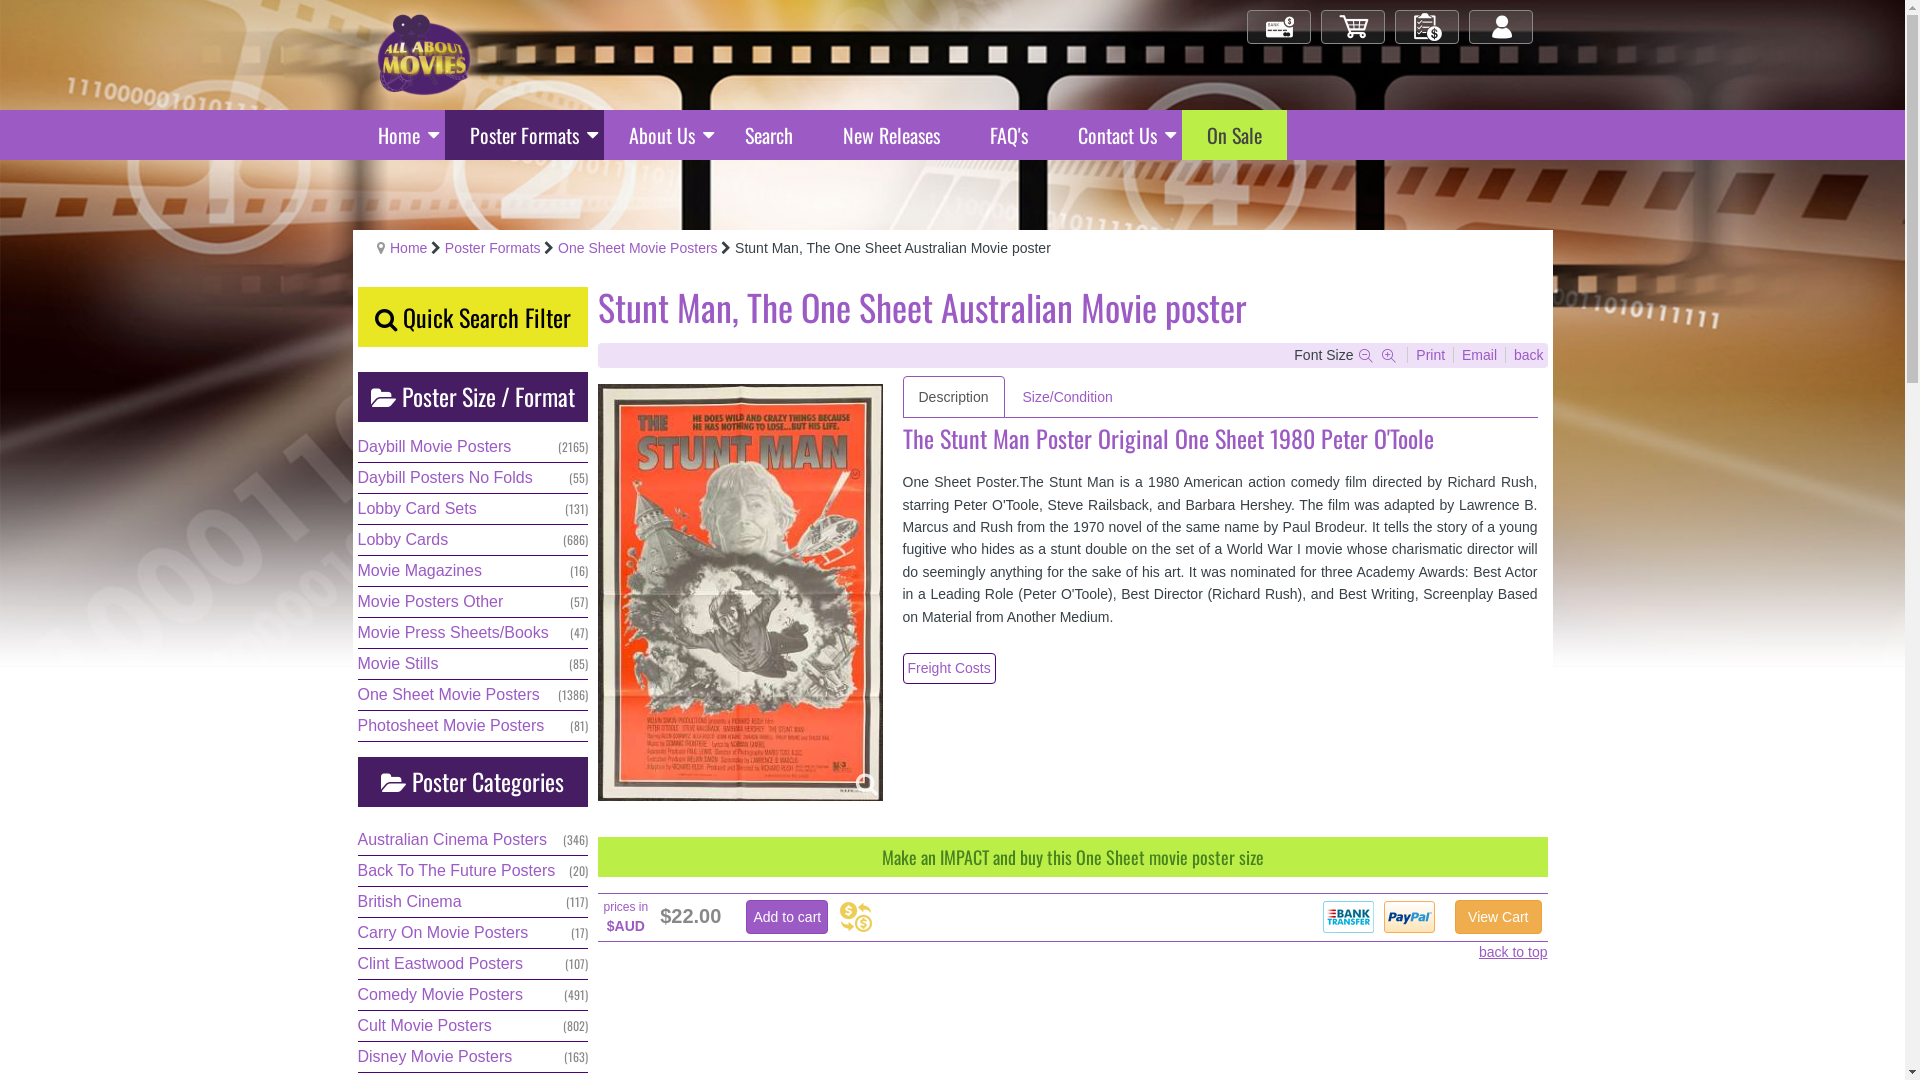 The image size is (1920, 1080). What do you see at coordinates (358, 315) in the screenshot?
I see `'Quick Search Filter'` at bounding box center [358, 315].